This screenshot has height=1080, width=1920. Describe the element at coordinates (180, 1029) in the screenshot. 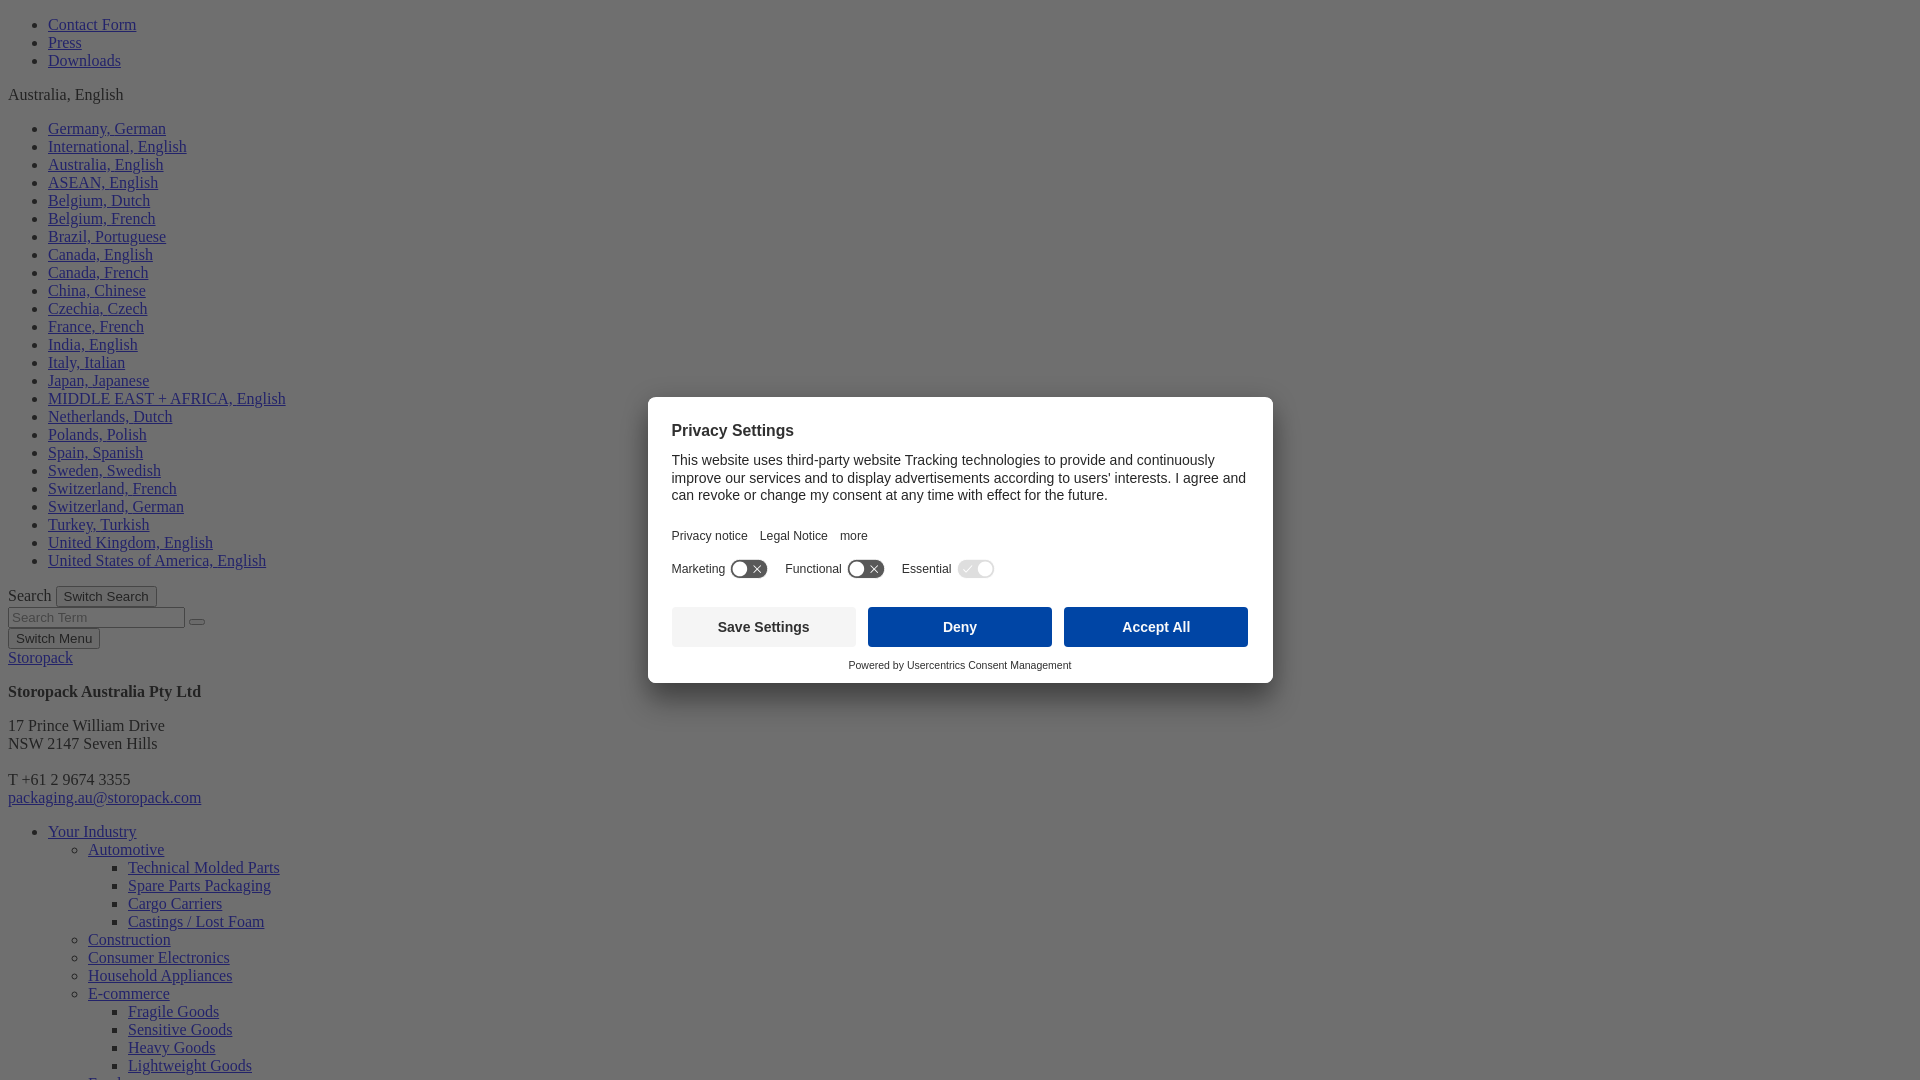

I see `'Sensitive Goods'` at that location.